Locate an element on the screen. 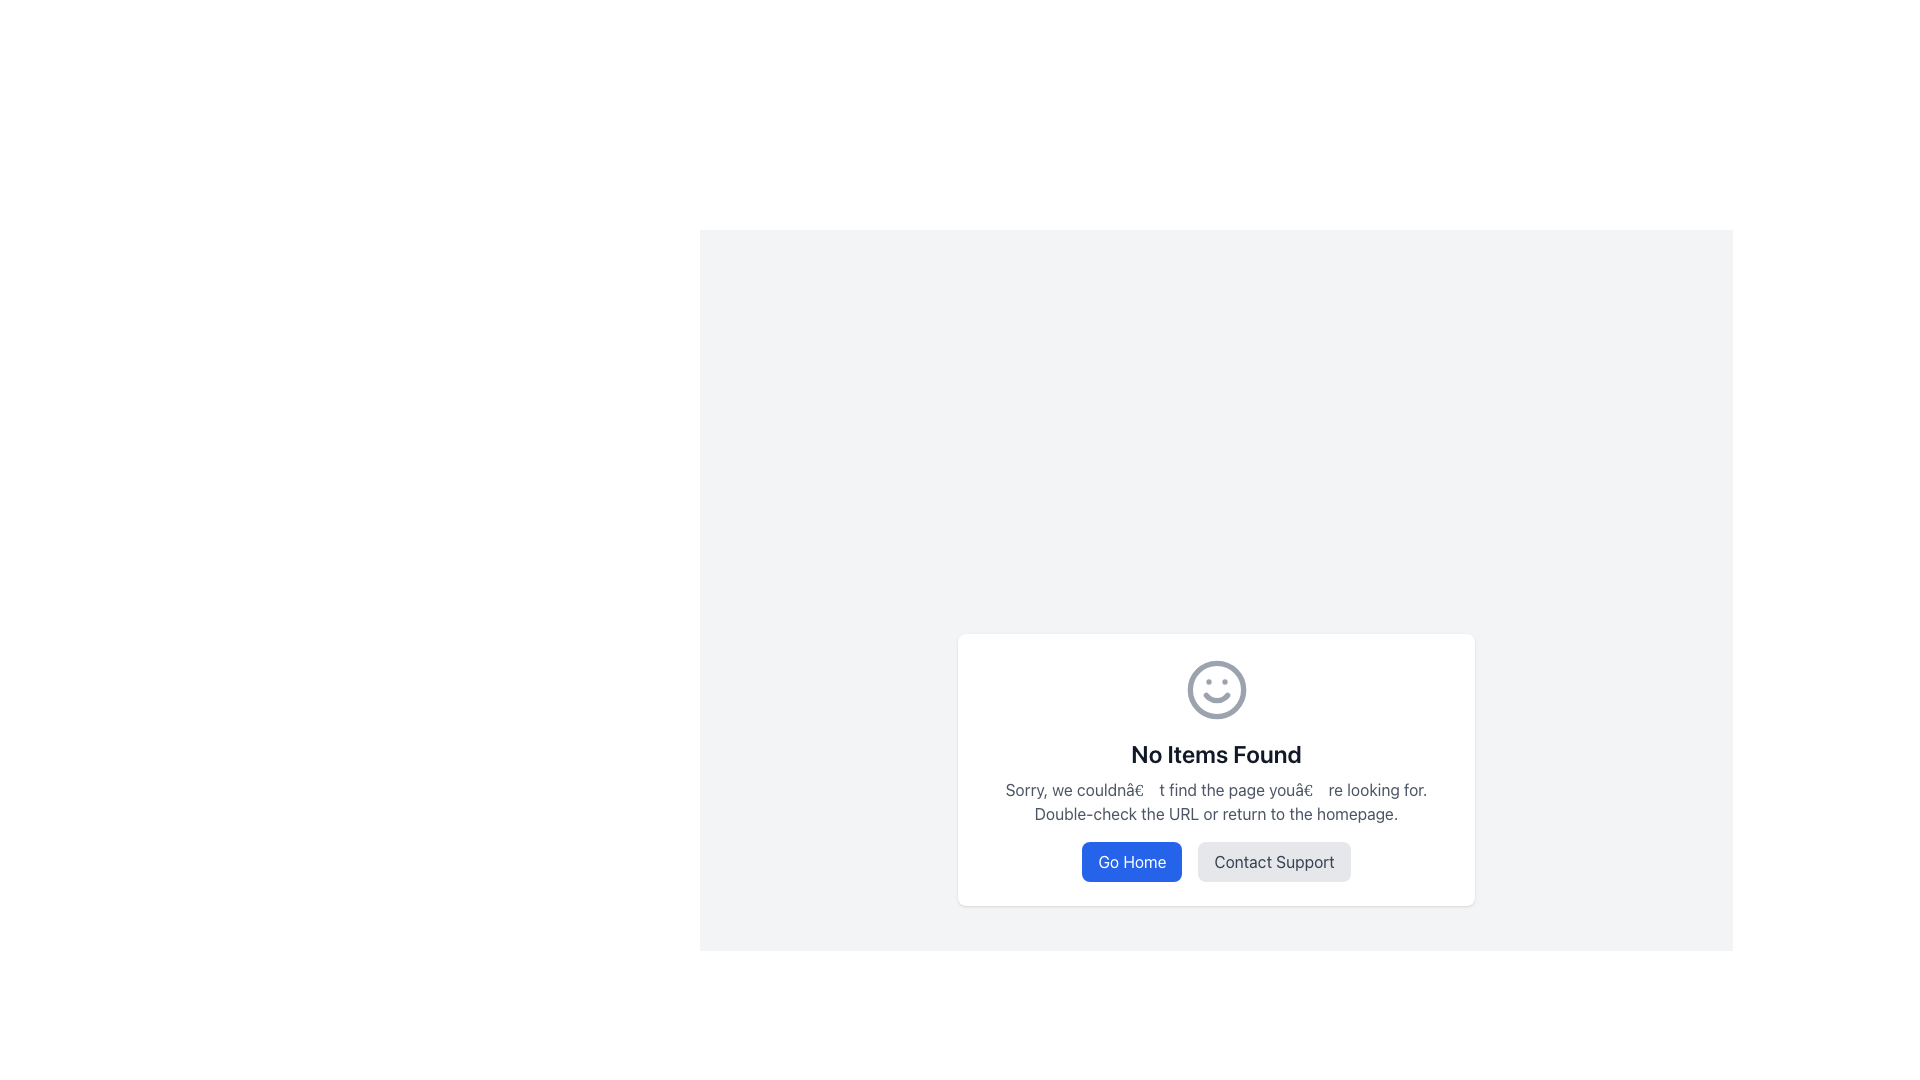 Image resolution: width=1920 pixels, height=1080 pixels. the 'Contact Support' button, which is a rectangular button with a gray background and rounded corners, located directly adjacent to the 'Go Home' button in the lower-center of the interface is located at coordinates (1215, 860).